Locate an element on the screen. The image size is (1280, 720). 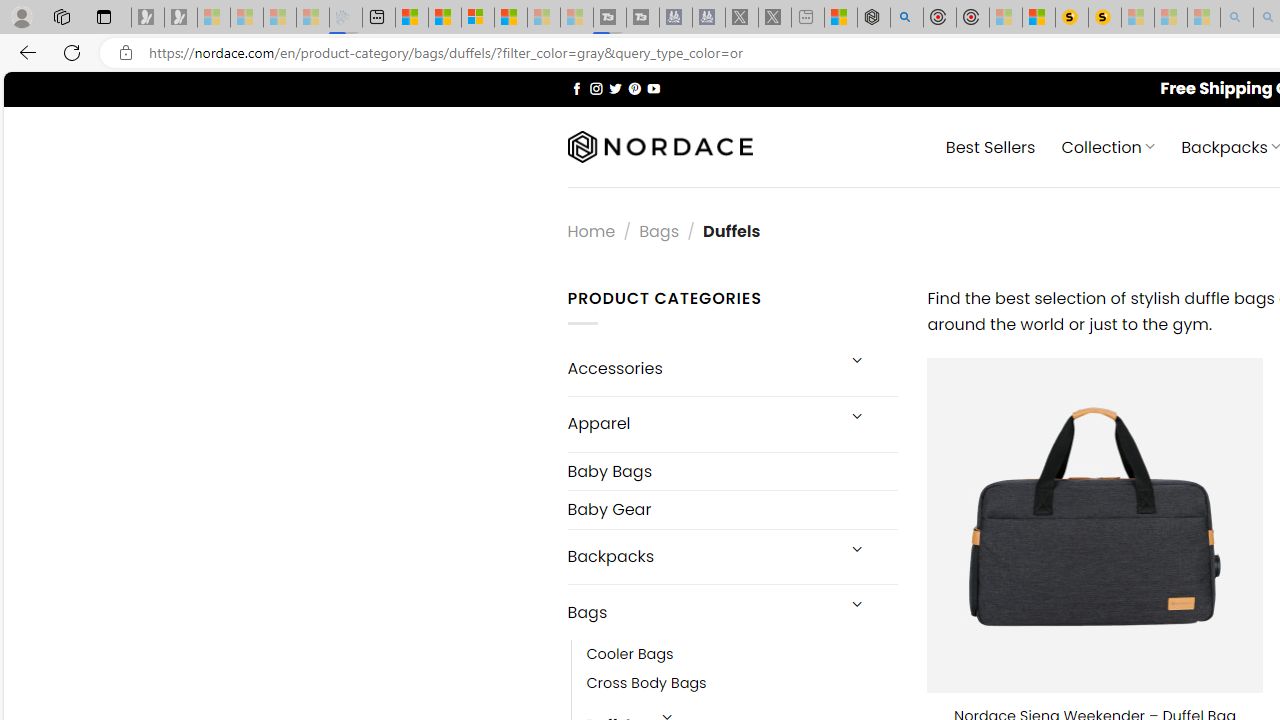
'Follow on Twitter' is located at coordinates (614, 87).